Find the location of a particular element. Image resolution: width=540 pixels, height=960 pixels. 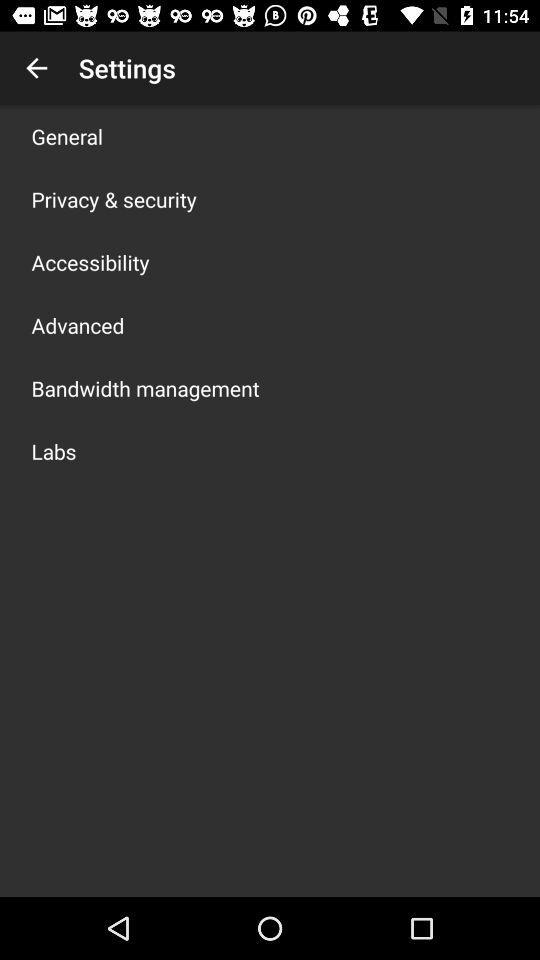

the general is located at coordinates (67, 135).